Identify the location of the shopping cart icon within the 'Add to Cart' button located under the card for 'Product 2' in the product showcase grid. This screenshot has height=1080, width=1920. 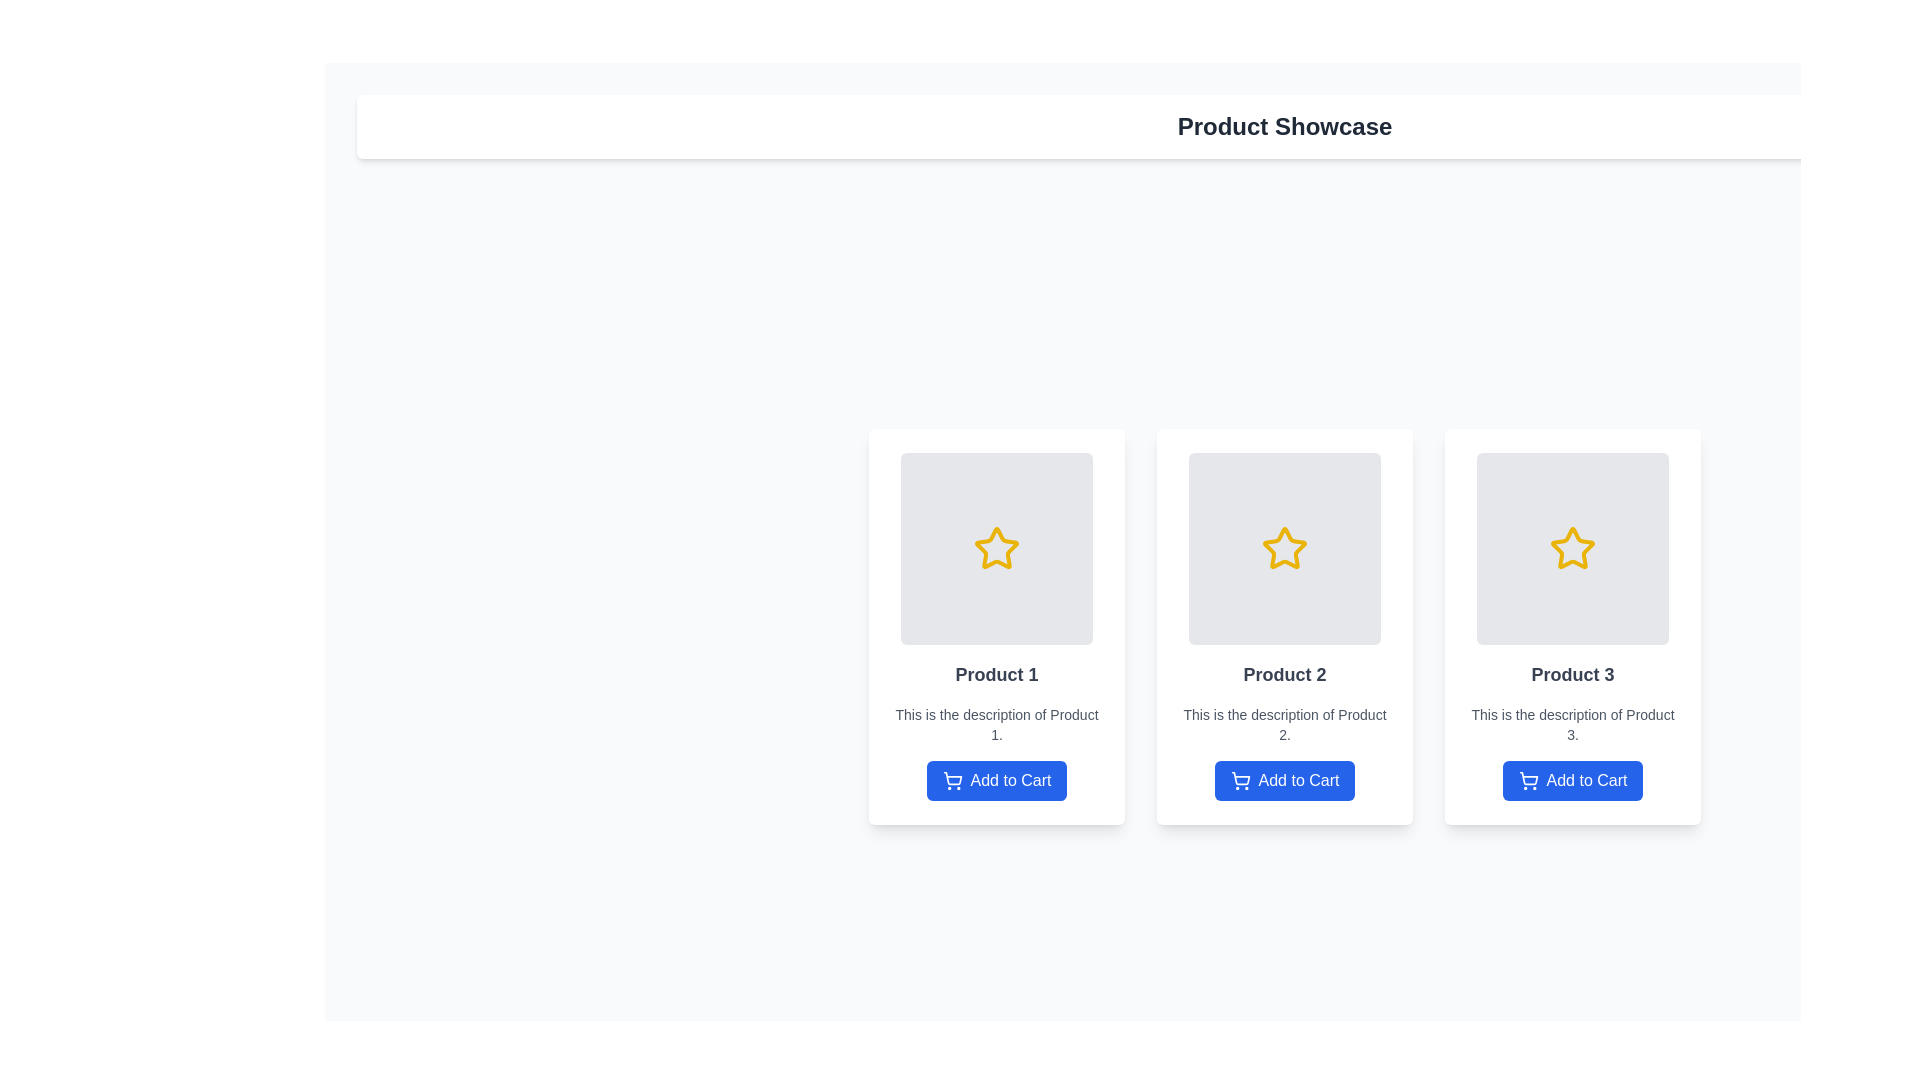
(1239, 779).